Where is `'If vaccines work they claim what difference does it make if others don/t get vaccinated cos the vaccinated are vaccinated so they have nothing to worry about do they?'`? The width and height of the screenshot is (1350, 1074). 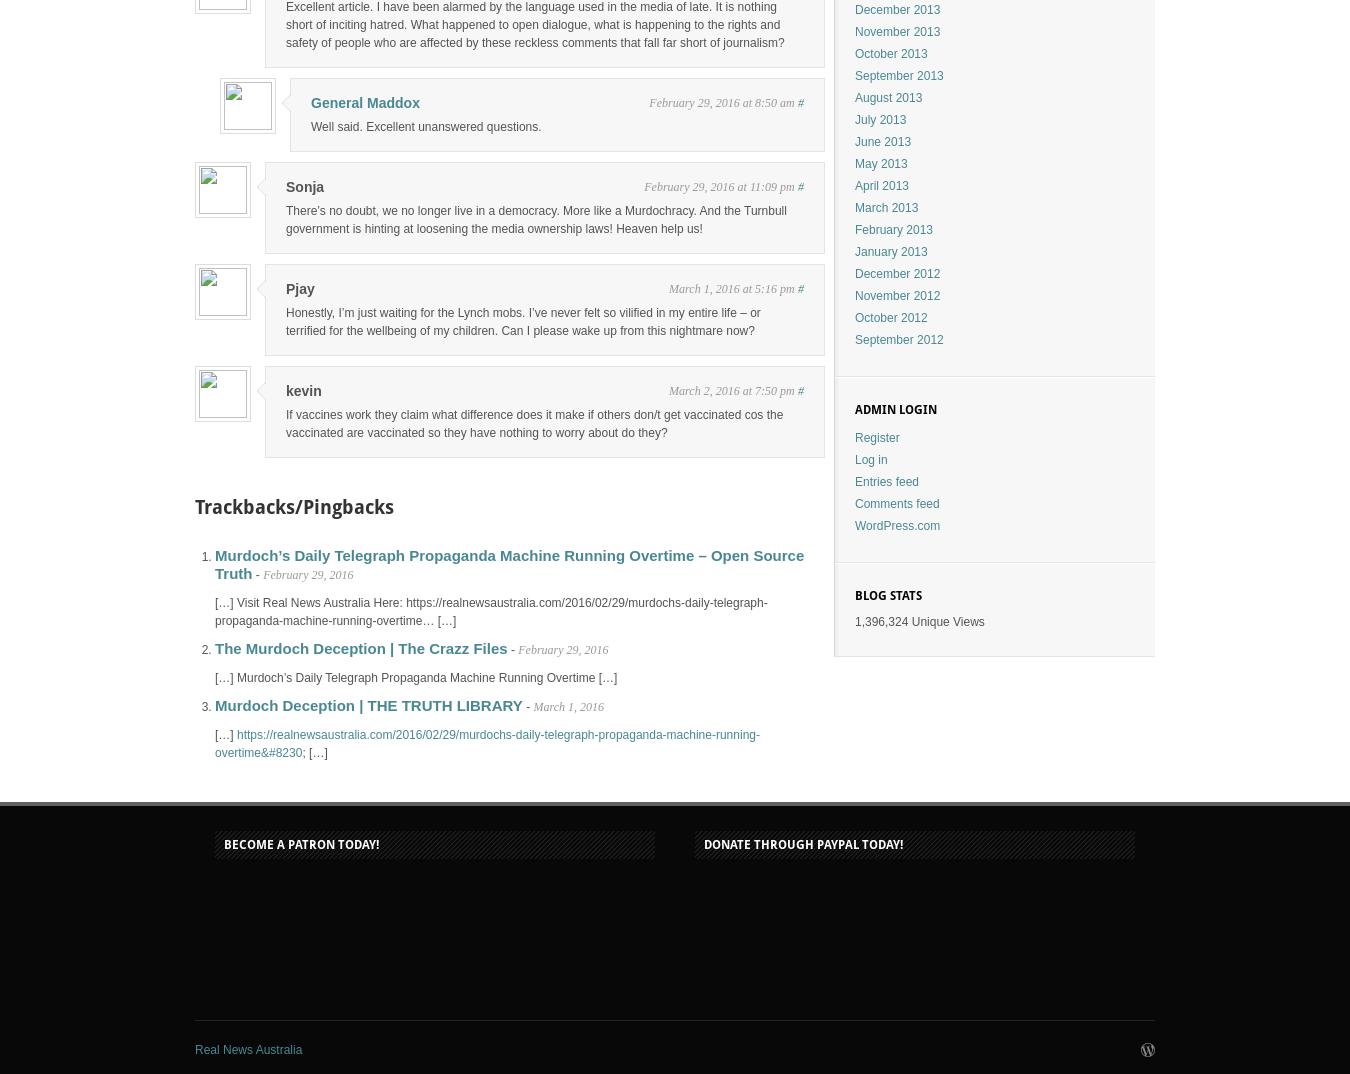 'If vaccines work they claim what difference does it make if others don/t get vaccinated cos the vaccinated are vaccinated so they have nothing to worry about do they?' is located at coordinates (285, 424).